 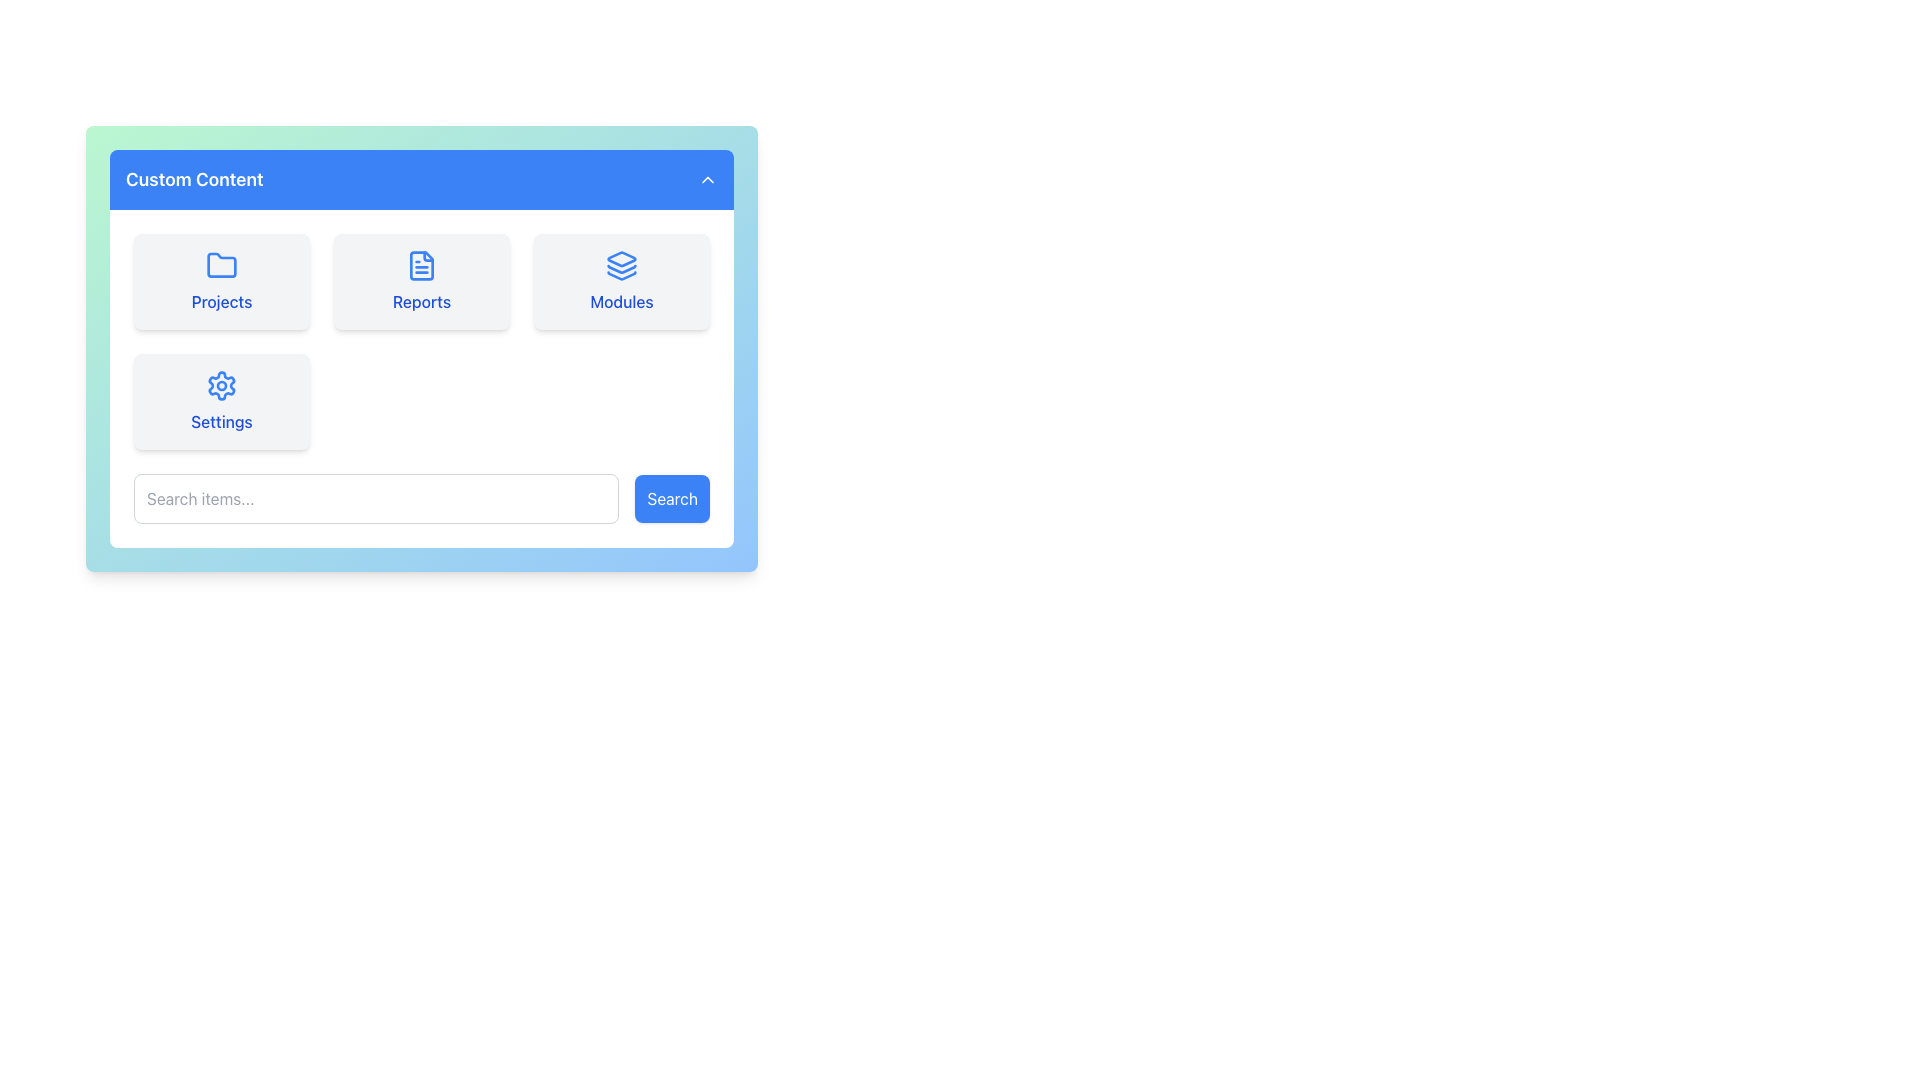 I want to click on the 'Modules' button located in the top-right corner of the grid, so click(x=621, y=281).